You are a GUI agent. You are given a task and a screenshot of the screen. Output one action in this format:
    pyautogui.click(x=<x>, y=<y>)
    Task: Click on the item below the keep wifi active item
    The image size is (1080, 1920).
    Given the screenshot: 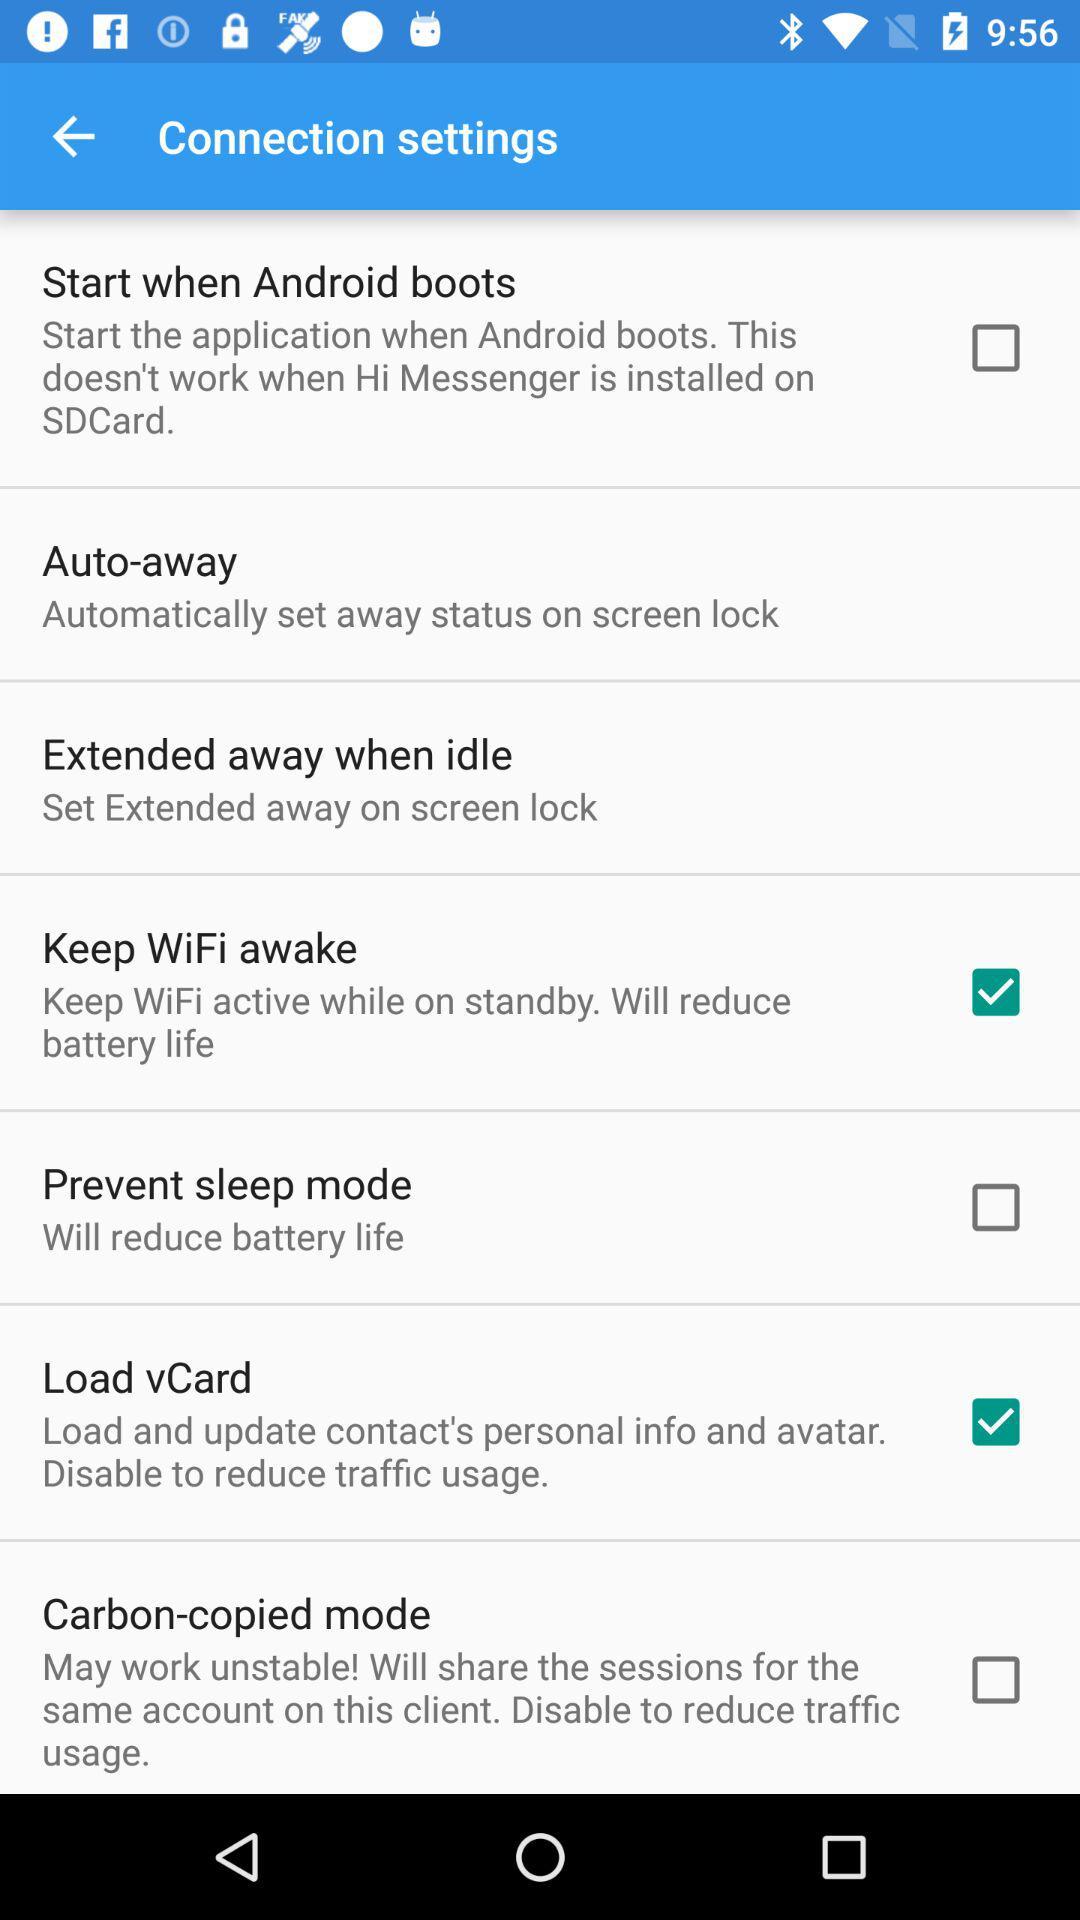 What is the action you would take?
    pyautogui.click(x=226, y=1182)
    